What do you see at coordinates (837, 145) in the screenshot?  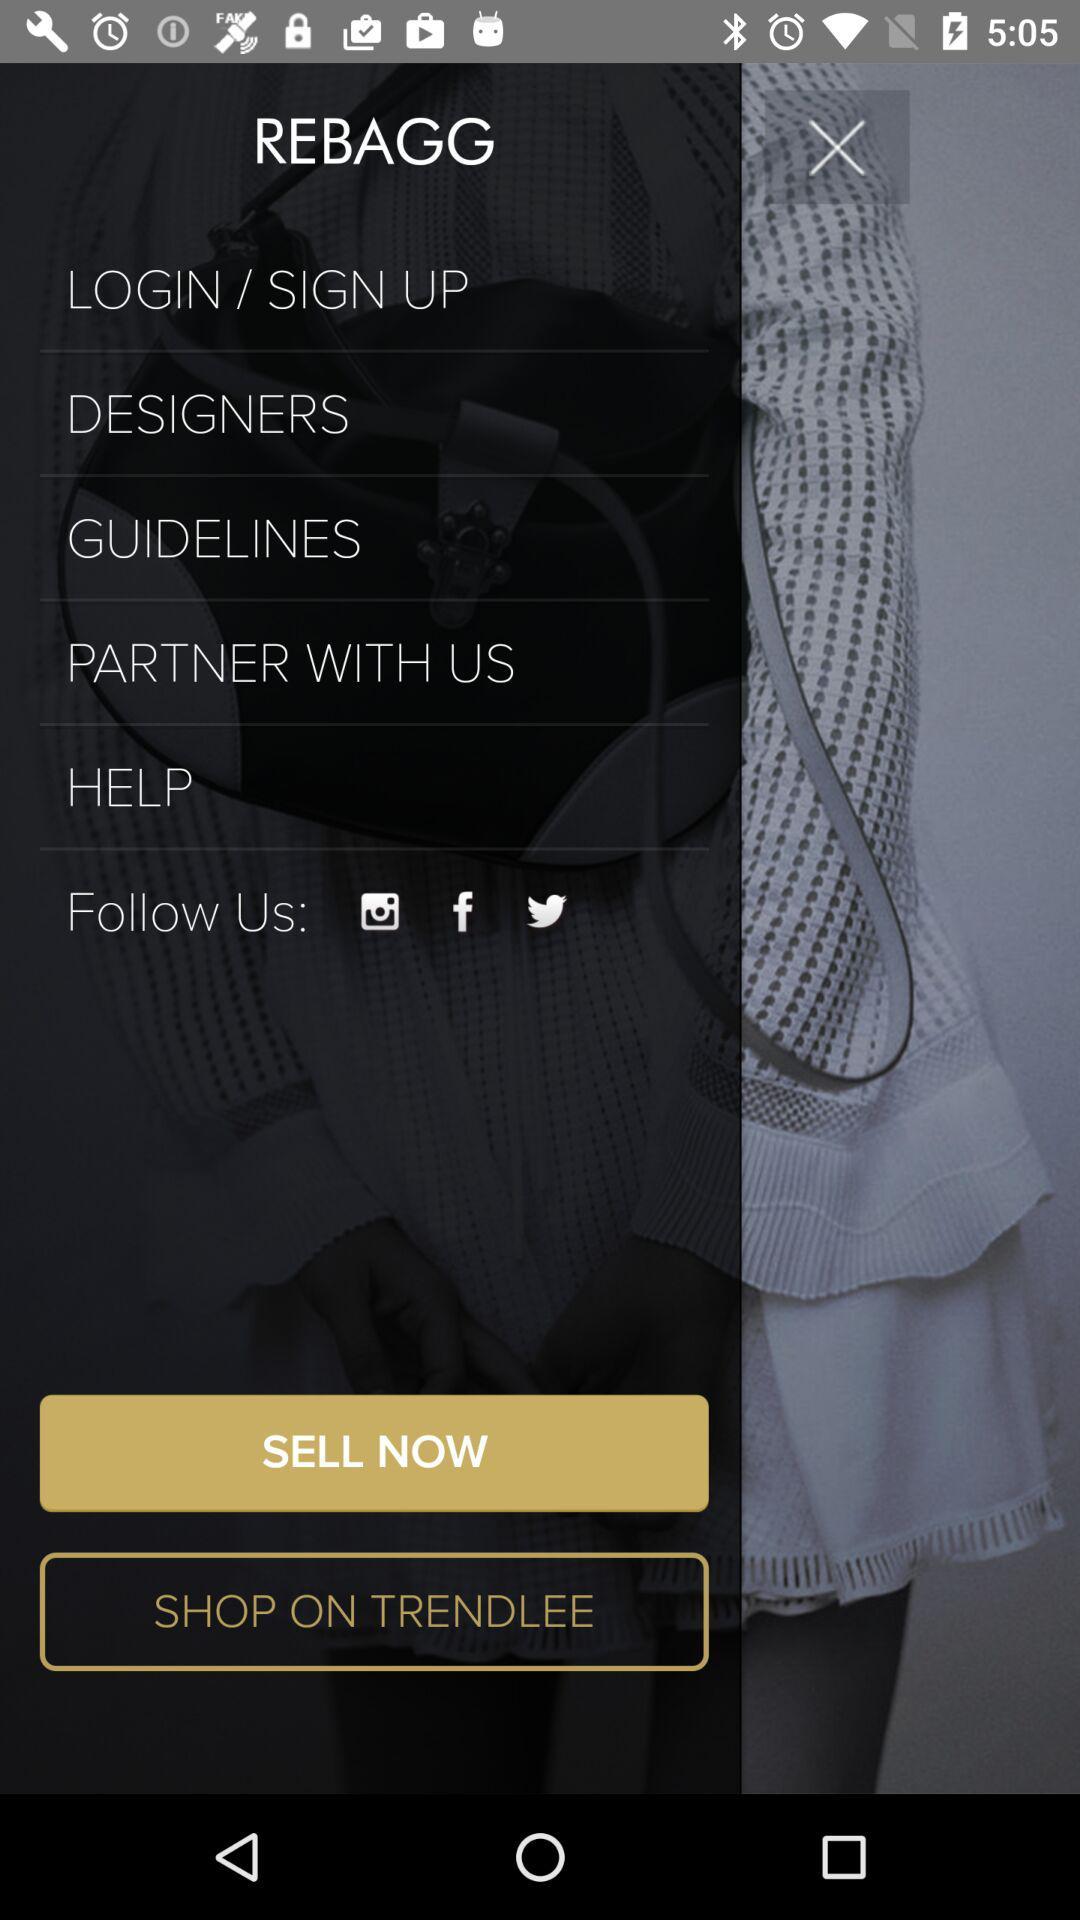 I see `the icon to the right of the rebagg icon` at bounding box center [837, 145].